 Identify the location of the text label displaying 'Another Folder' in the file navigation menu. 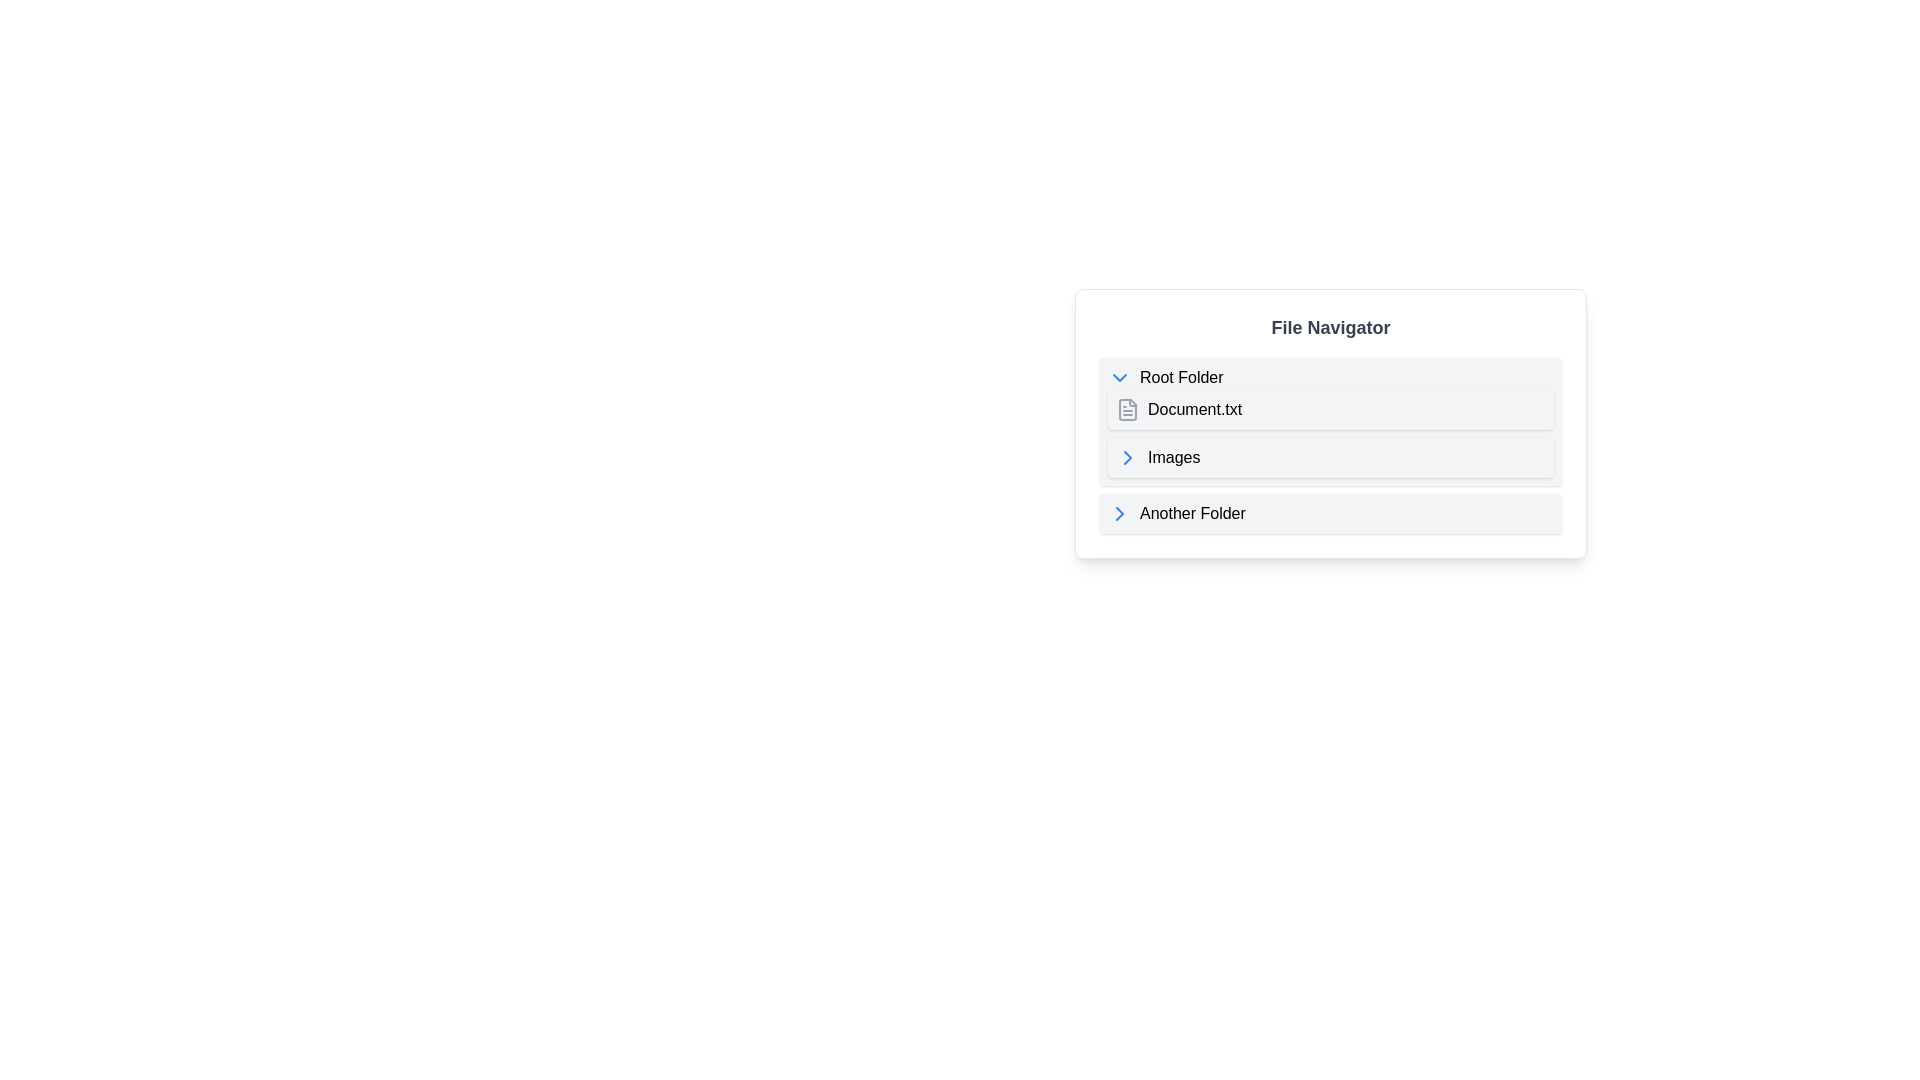
(1192, 512).